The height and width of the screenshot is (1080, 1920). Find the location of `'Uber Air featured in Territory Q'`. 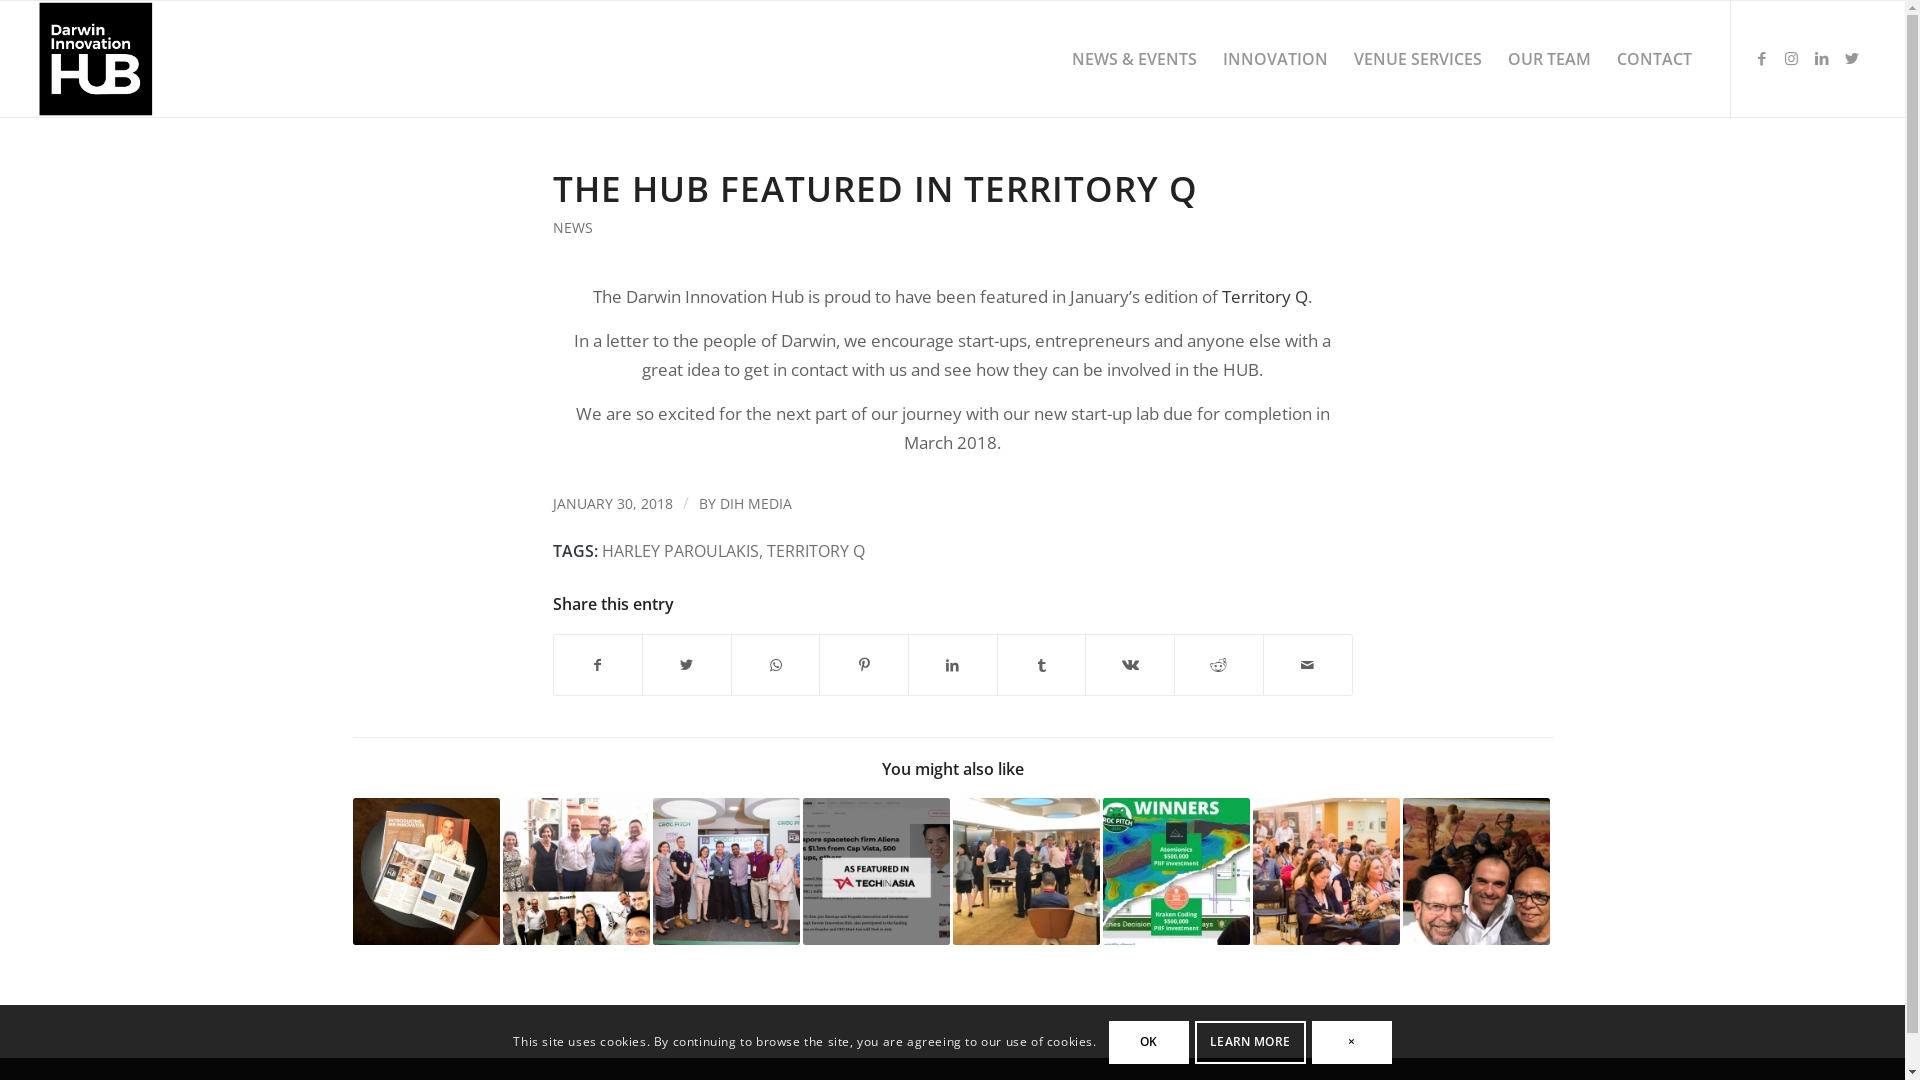

'Uber Air featured in Territory Q' is located at coordinates (424, 870).